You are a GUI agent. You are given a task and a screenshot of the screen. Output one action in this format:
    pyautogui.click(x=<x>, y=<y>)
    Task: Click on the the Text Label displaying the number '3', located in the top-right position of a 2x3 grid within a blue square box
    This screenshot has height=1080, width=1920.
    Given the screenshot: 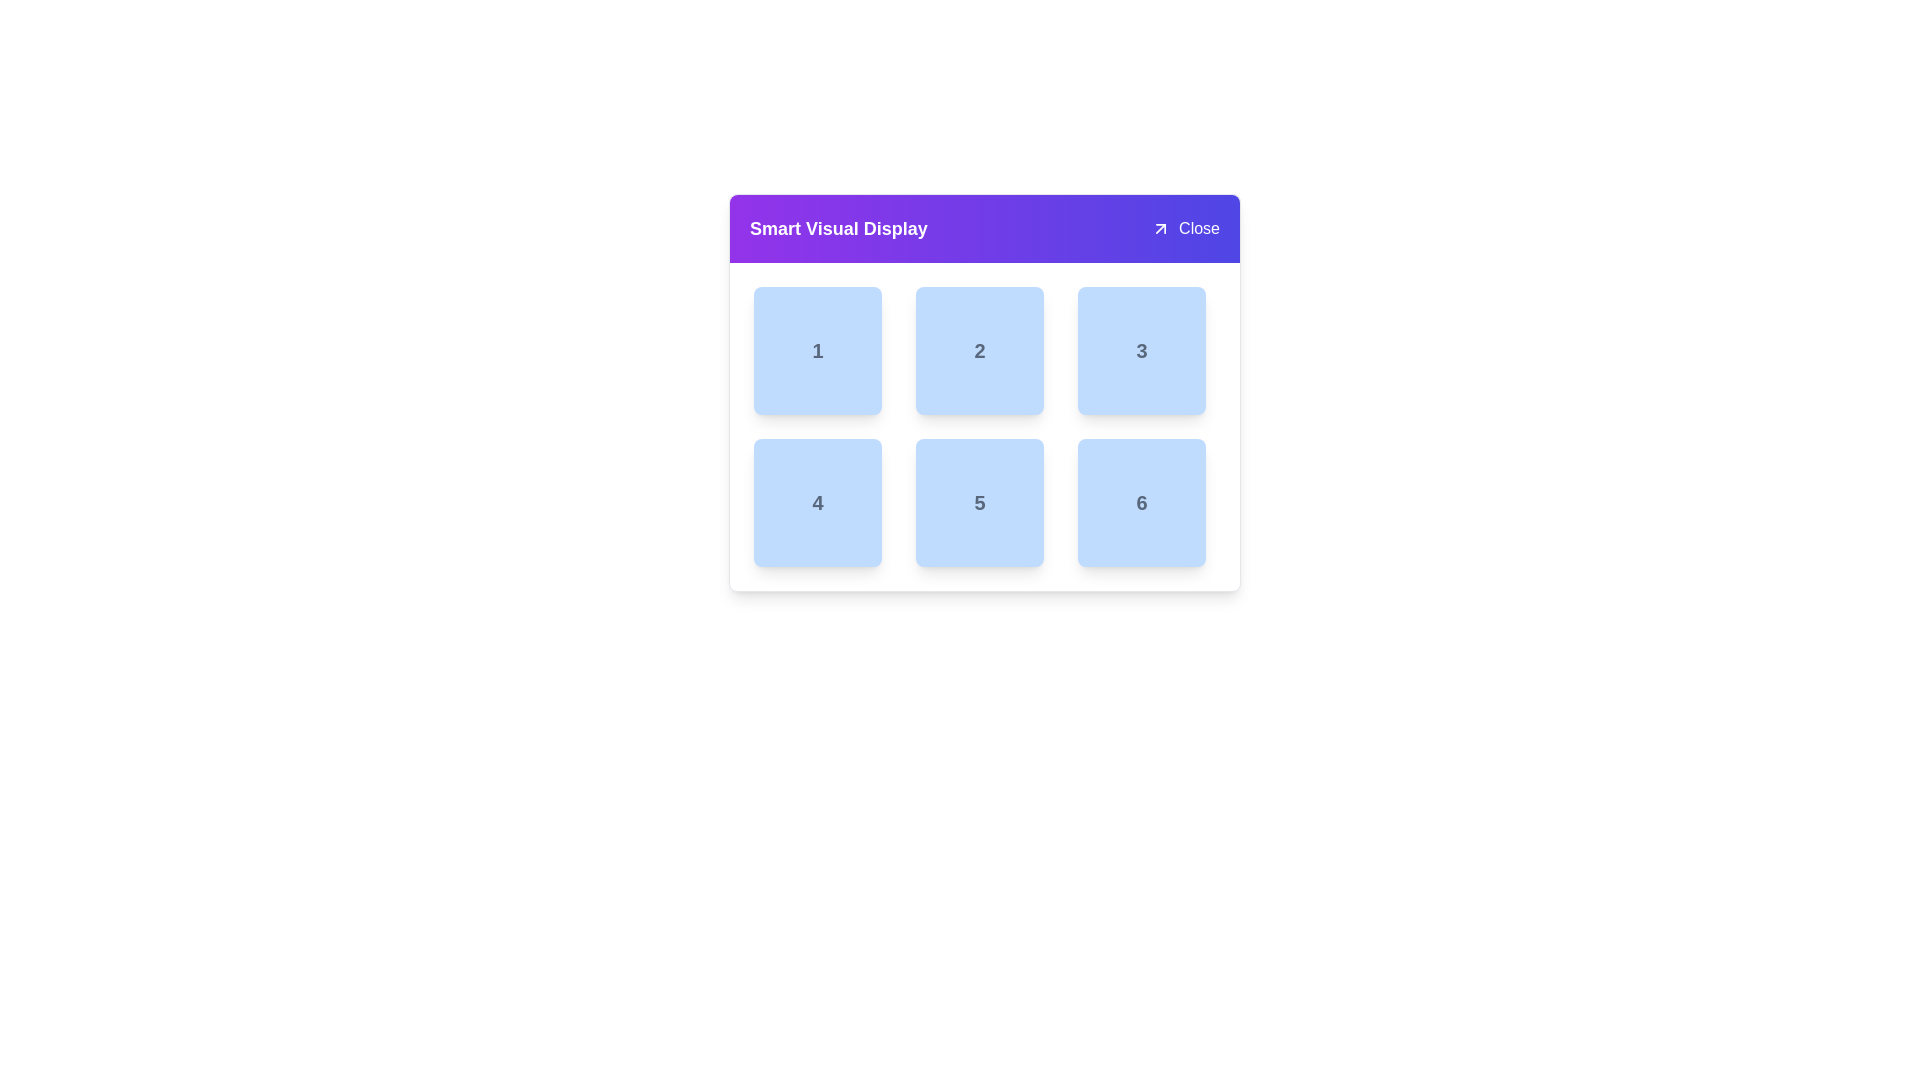 What is the action you would take?
    pyautogui.click(x=1142, y=350)
    